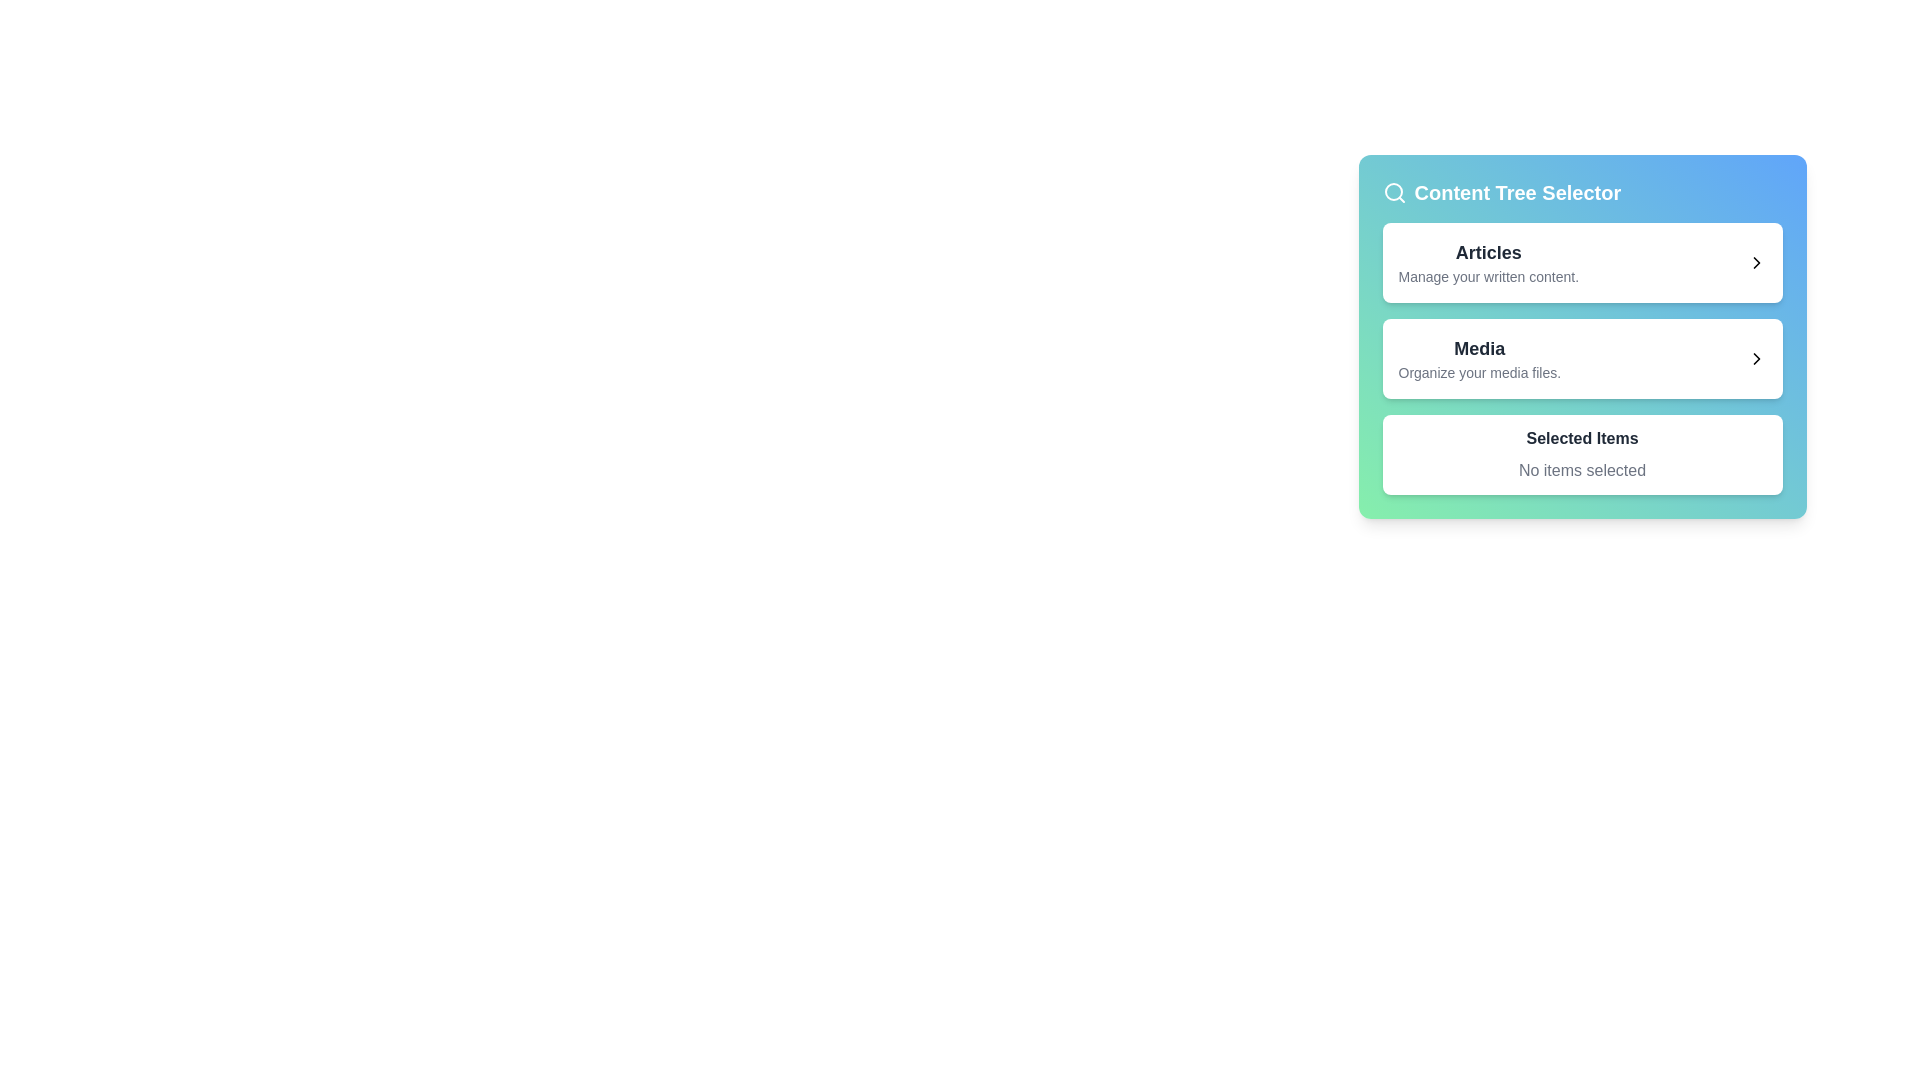  Describe the element at coordinates (1479, 357) in the screenshot. I see `the second entry in the vertically stacked list, which serves as a navigation option for media management, located below 'Articles' and above 'Selected Items'` at that location.